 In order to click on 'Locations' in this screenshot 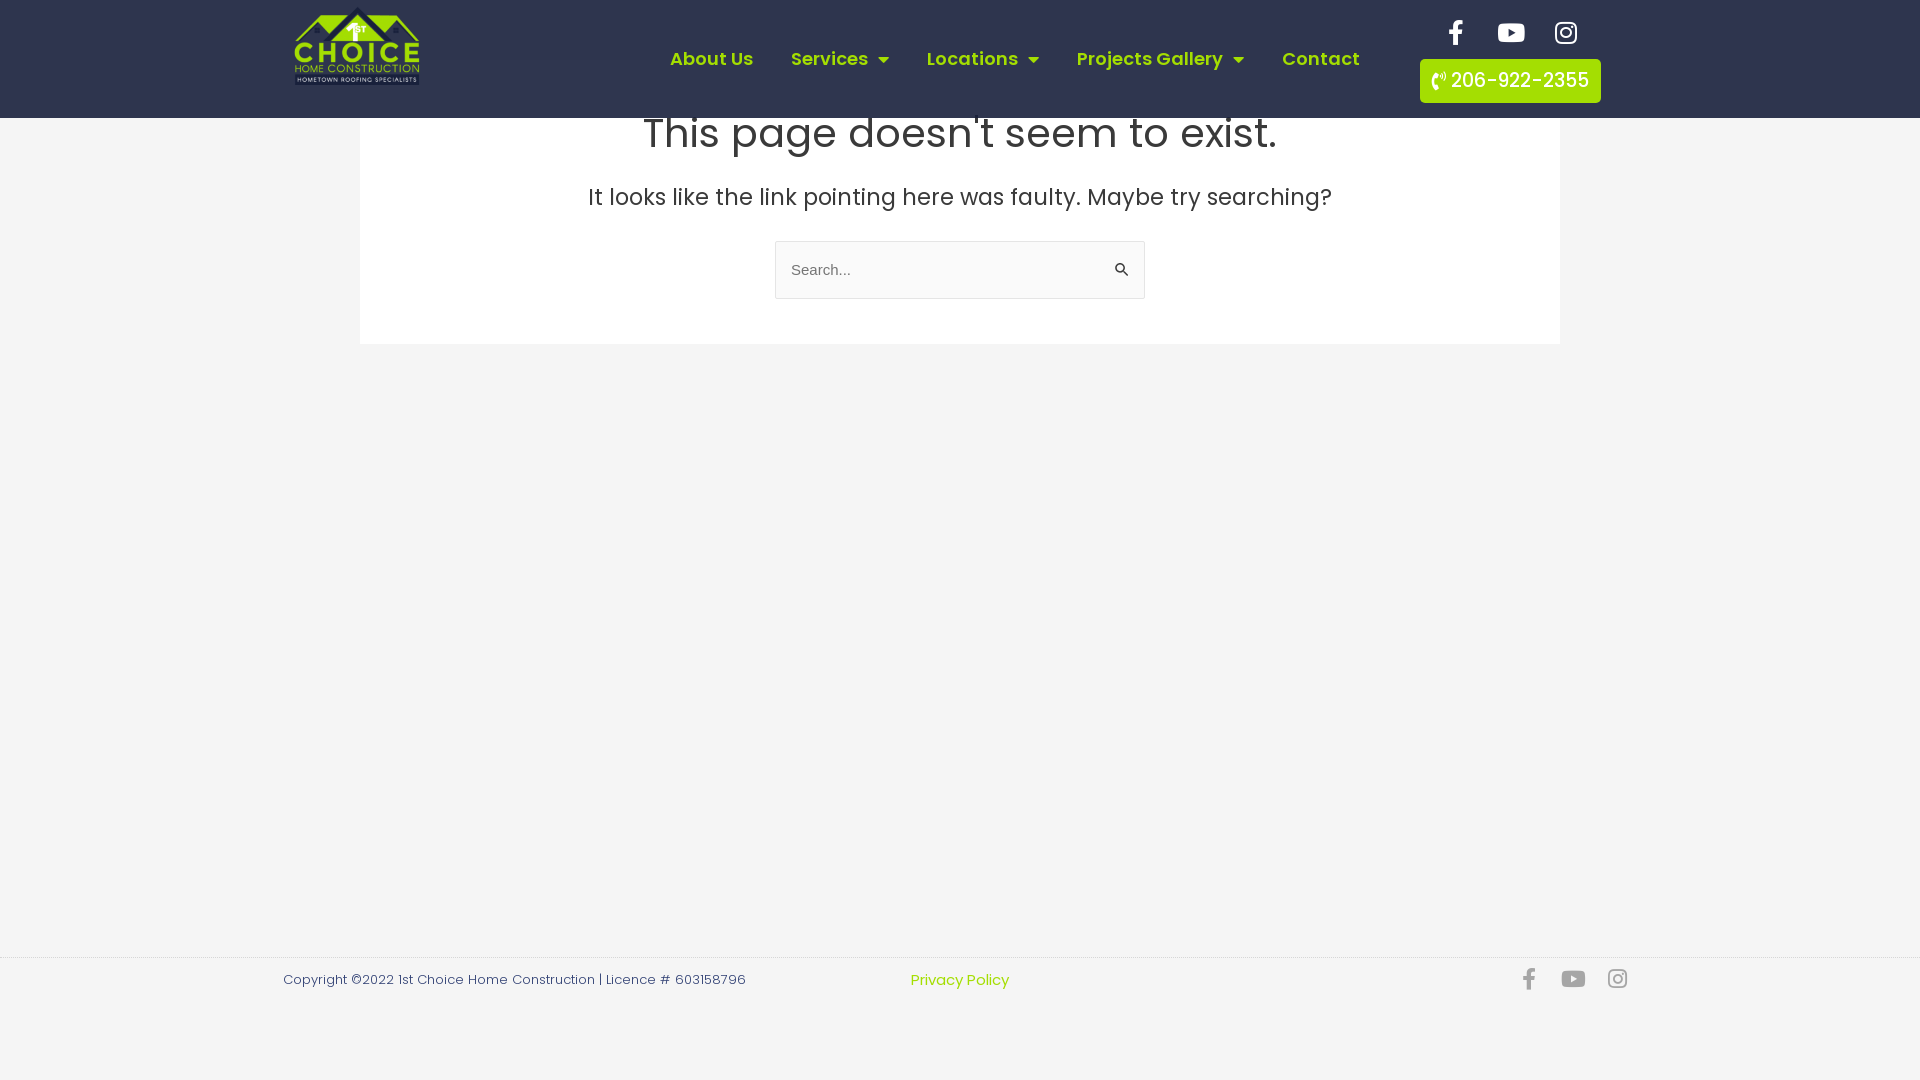, I will do `click(906, 57)`.